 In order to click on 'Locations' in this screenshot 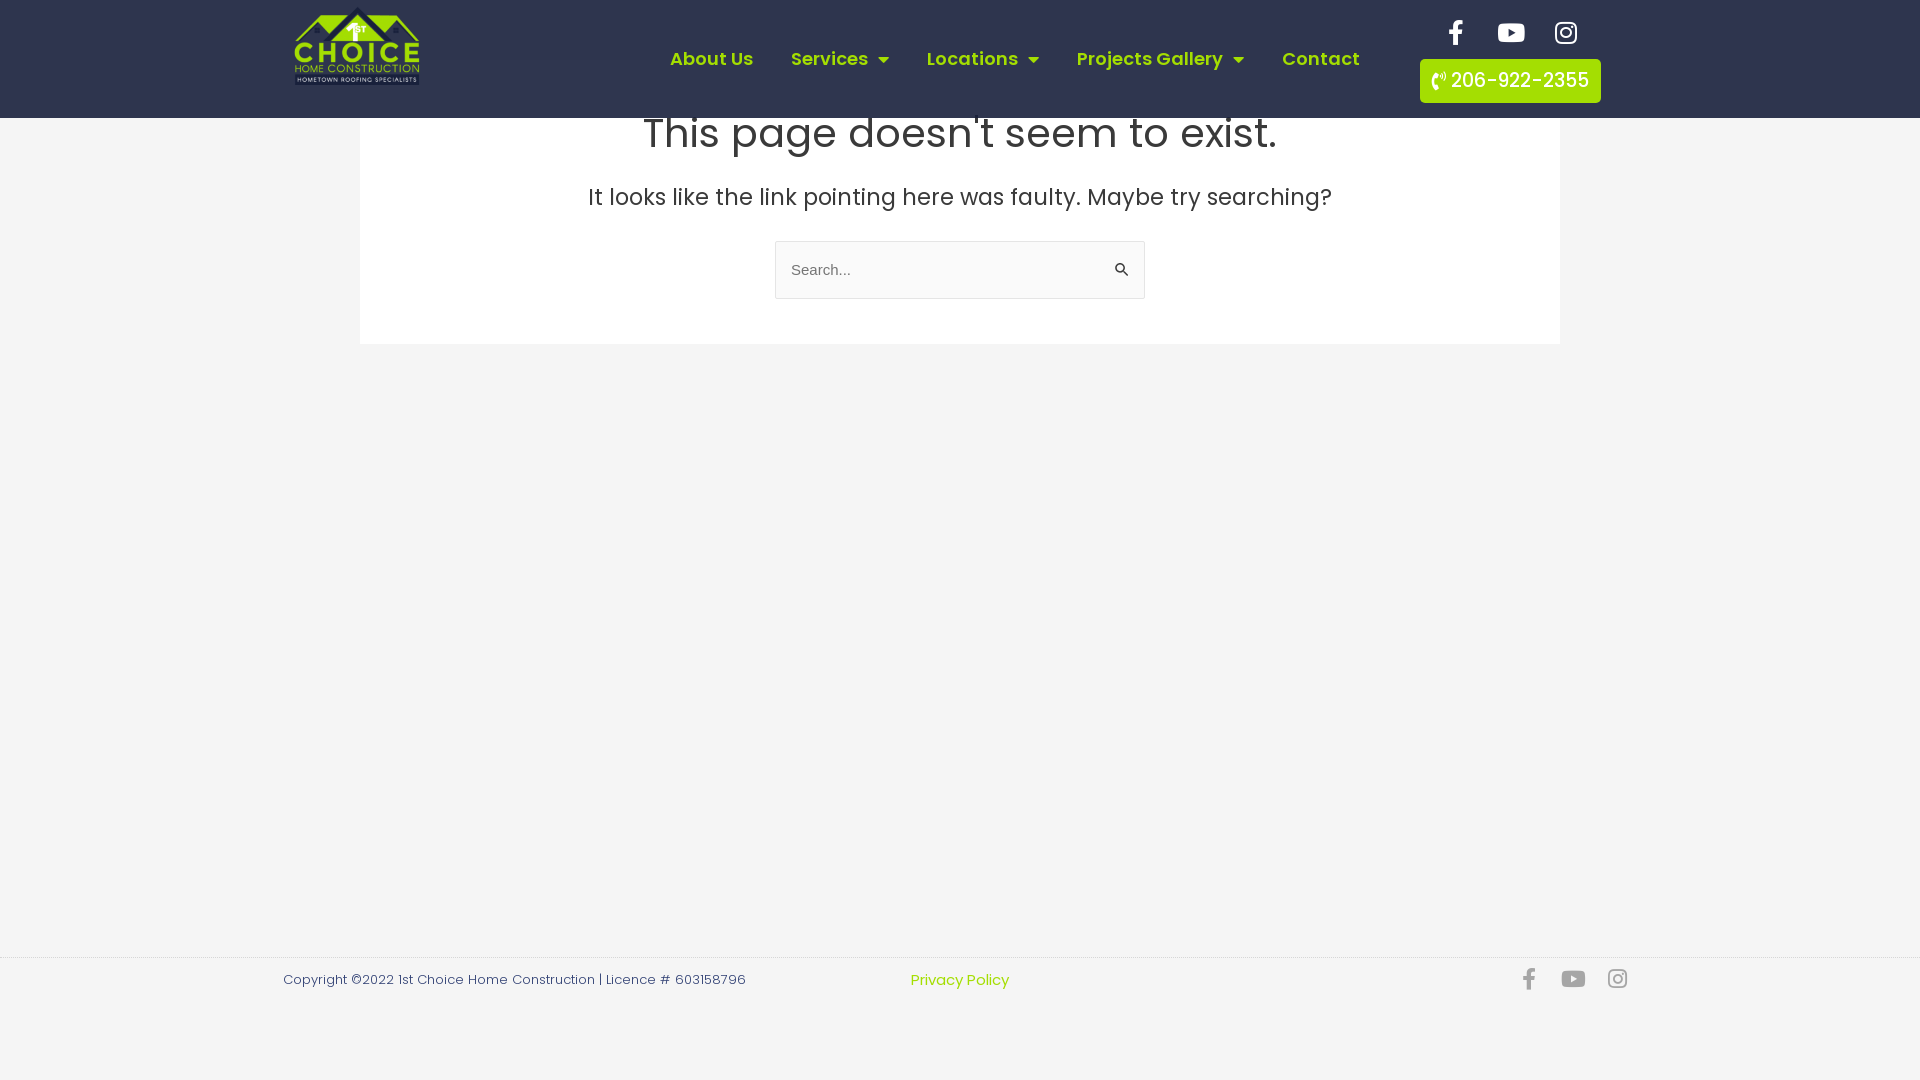, I will do `click(906, 57)`.